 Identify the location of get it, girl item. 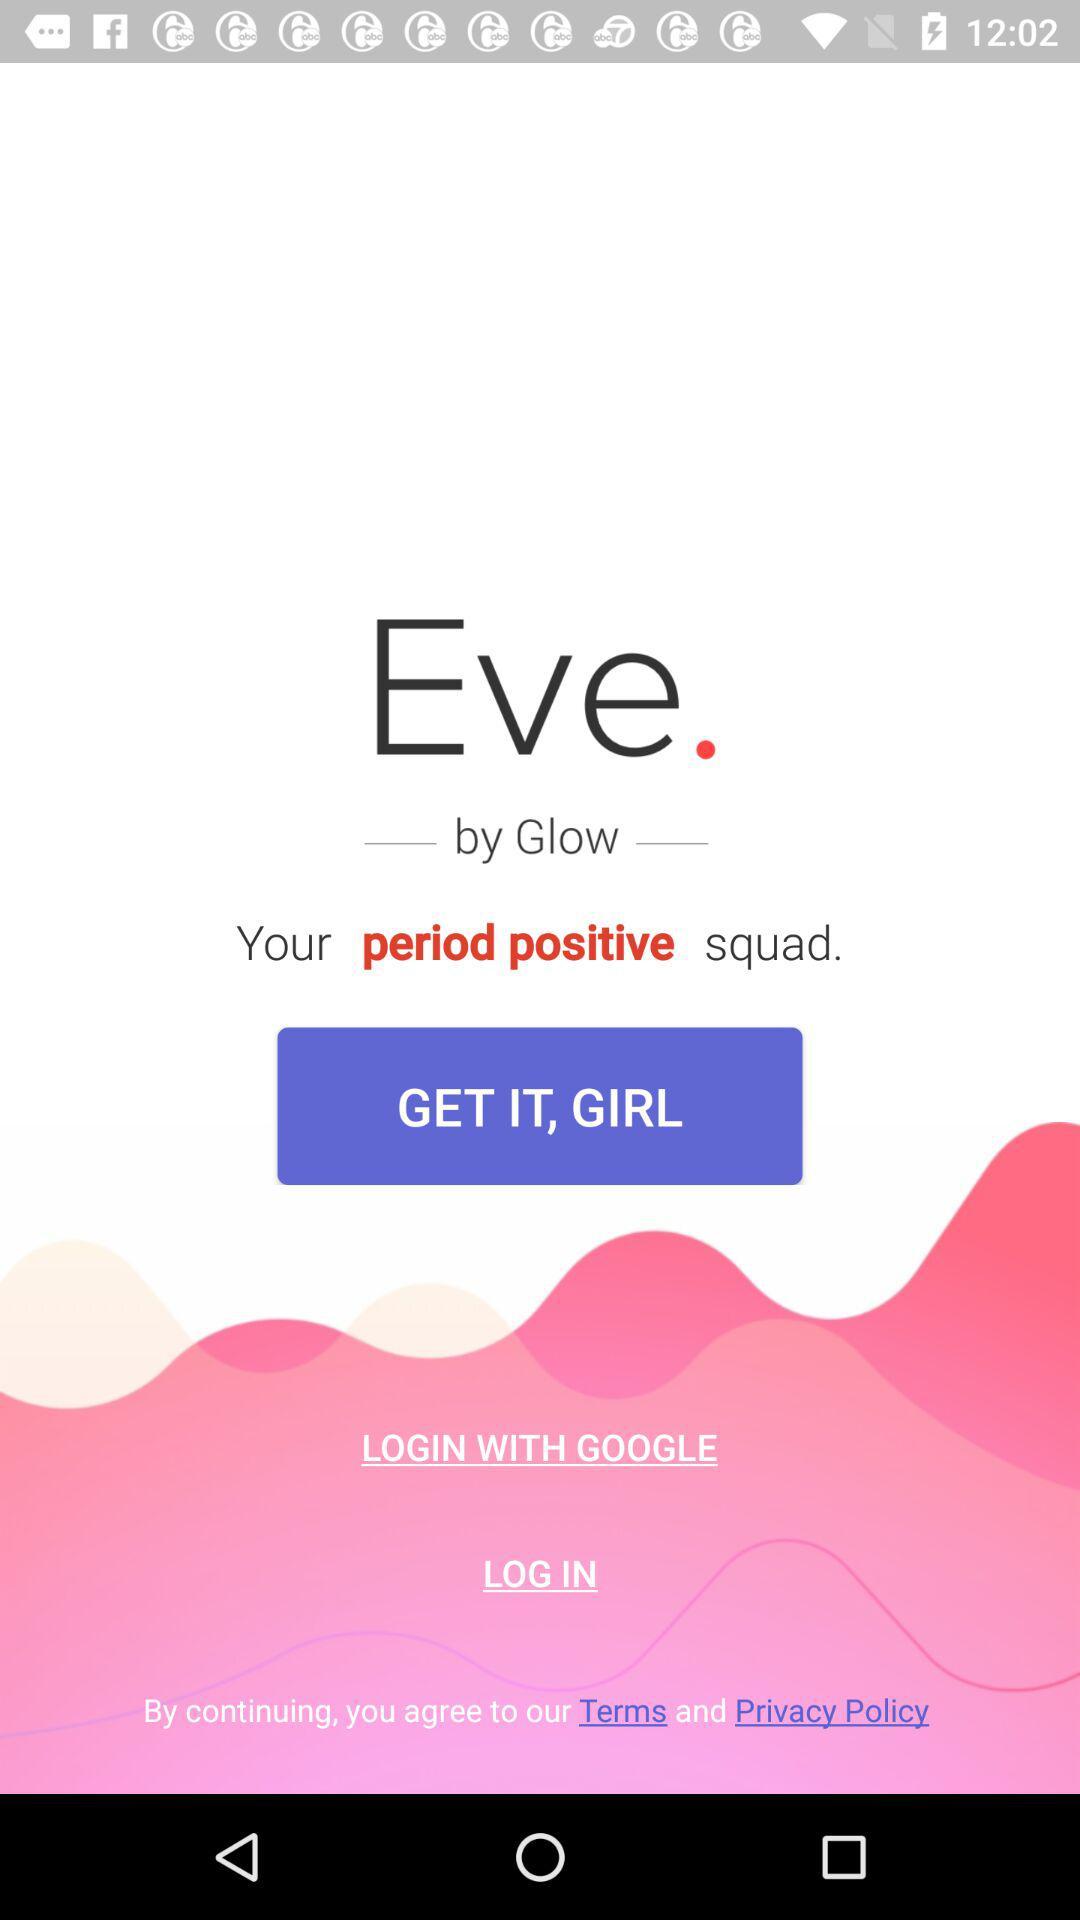
(540, 1105).